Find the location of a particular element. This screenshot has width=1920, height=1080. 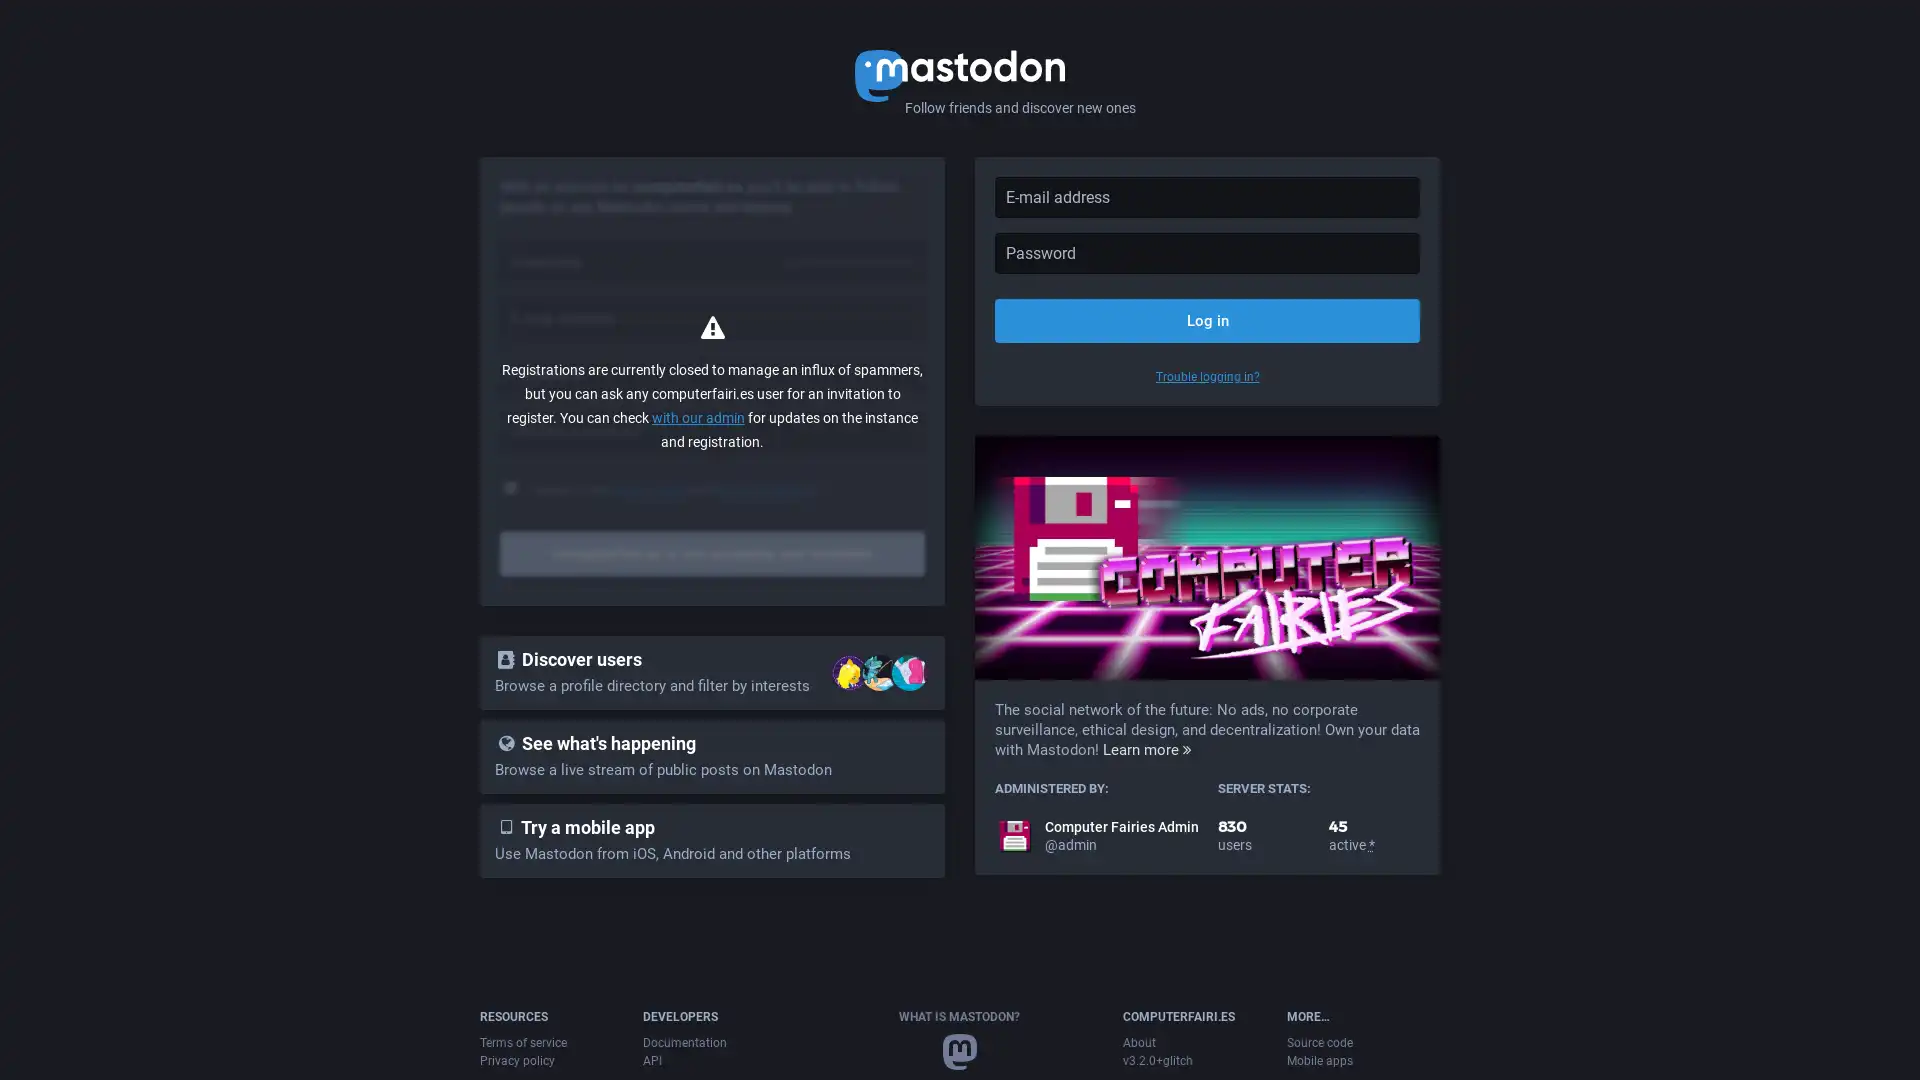

Log in is located at coordinates (1206, 319).